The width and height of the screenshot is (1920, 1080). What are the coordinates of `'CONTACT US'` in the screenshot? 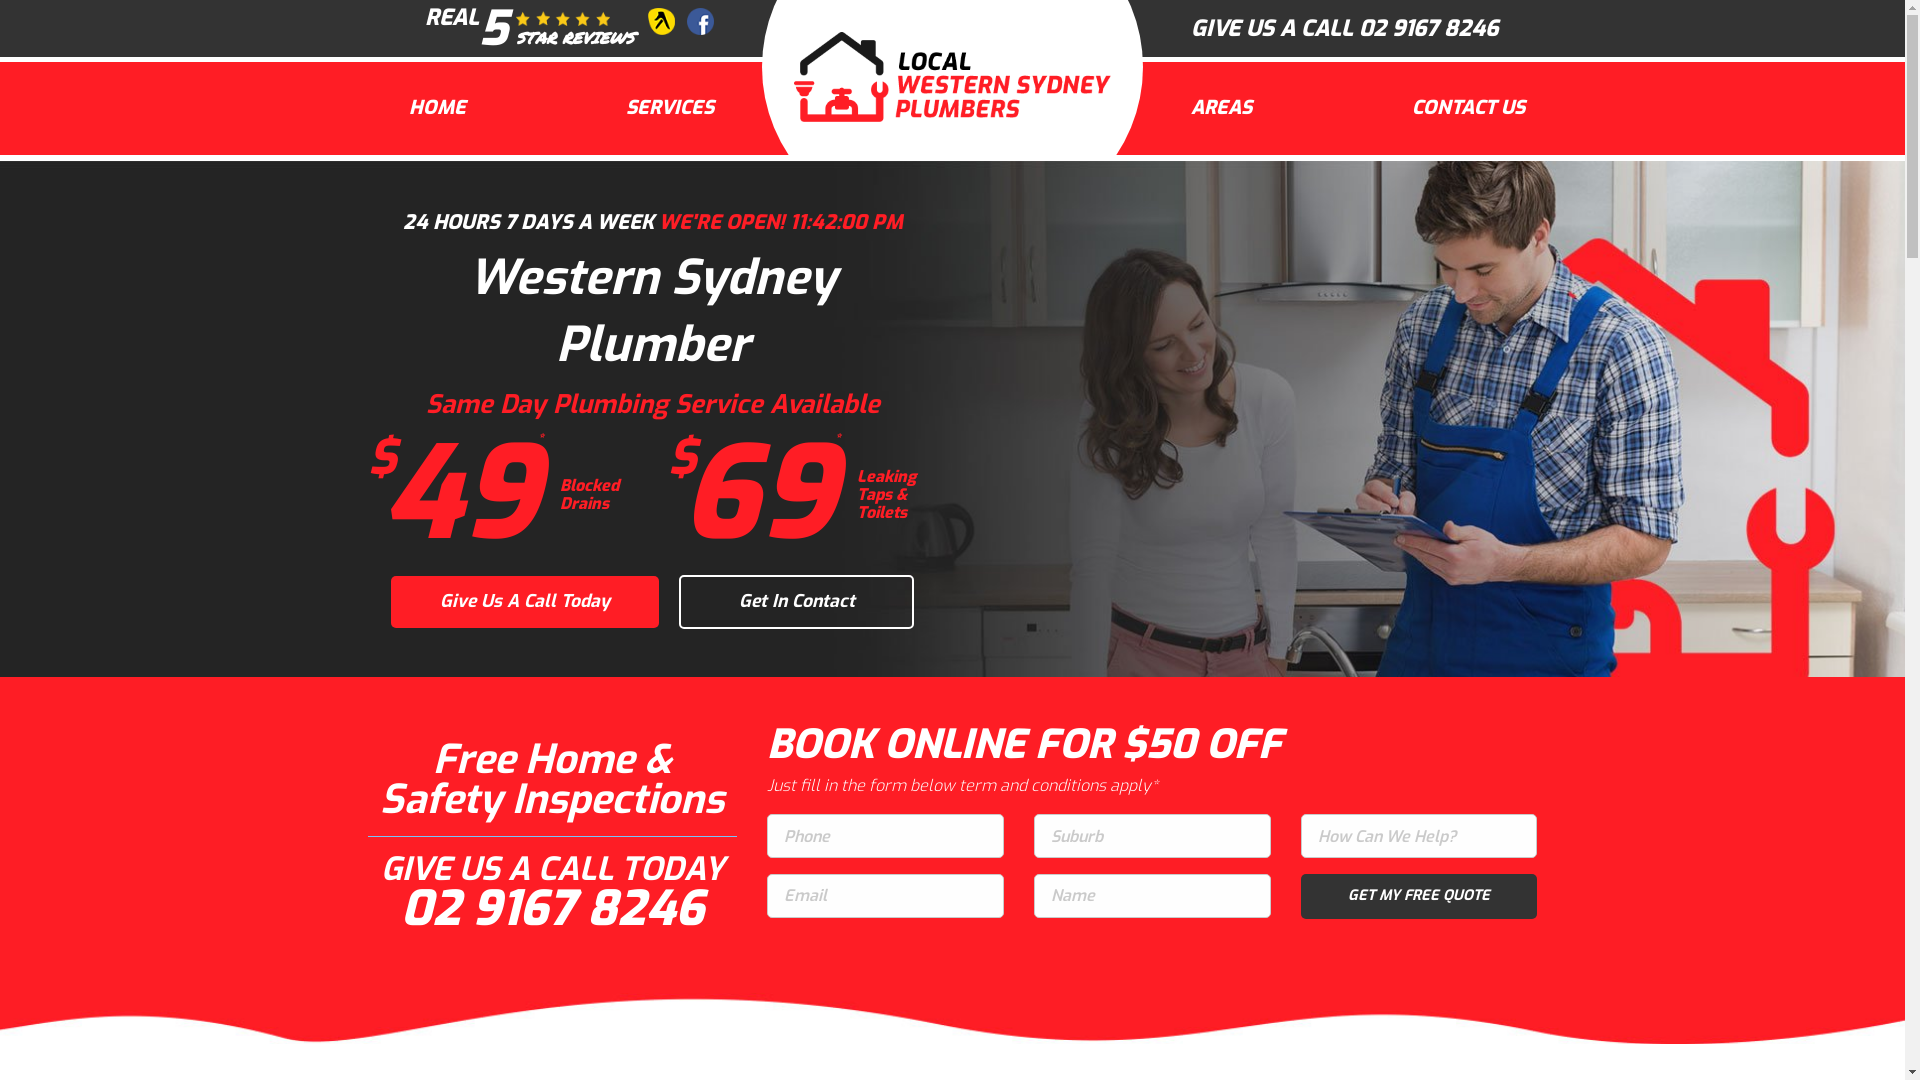 It's located at (1468, 108).